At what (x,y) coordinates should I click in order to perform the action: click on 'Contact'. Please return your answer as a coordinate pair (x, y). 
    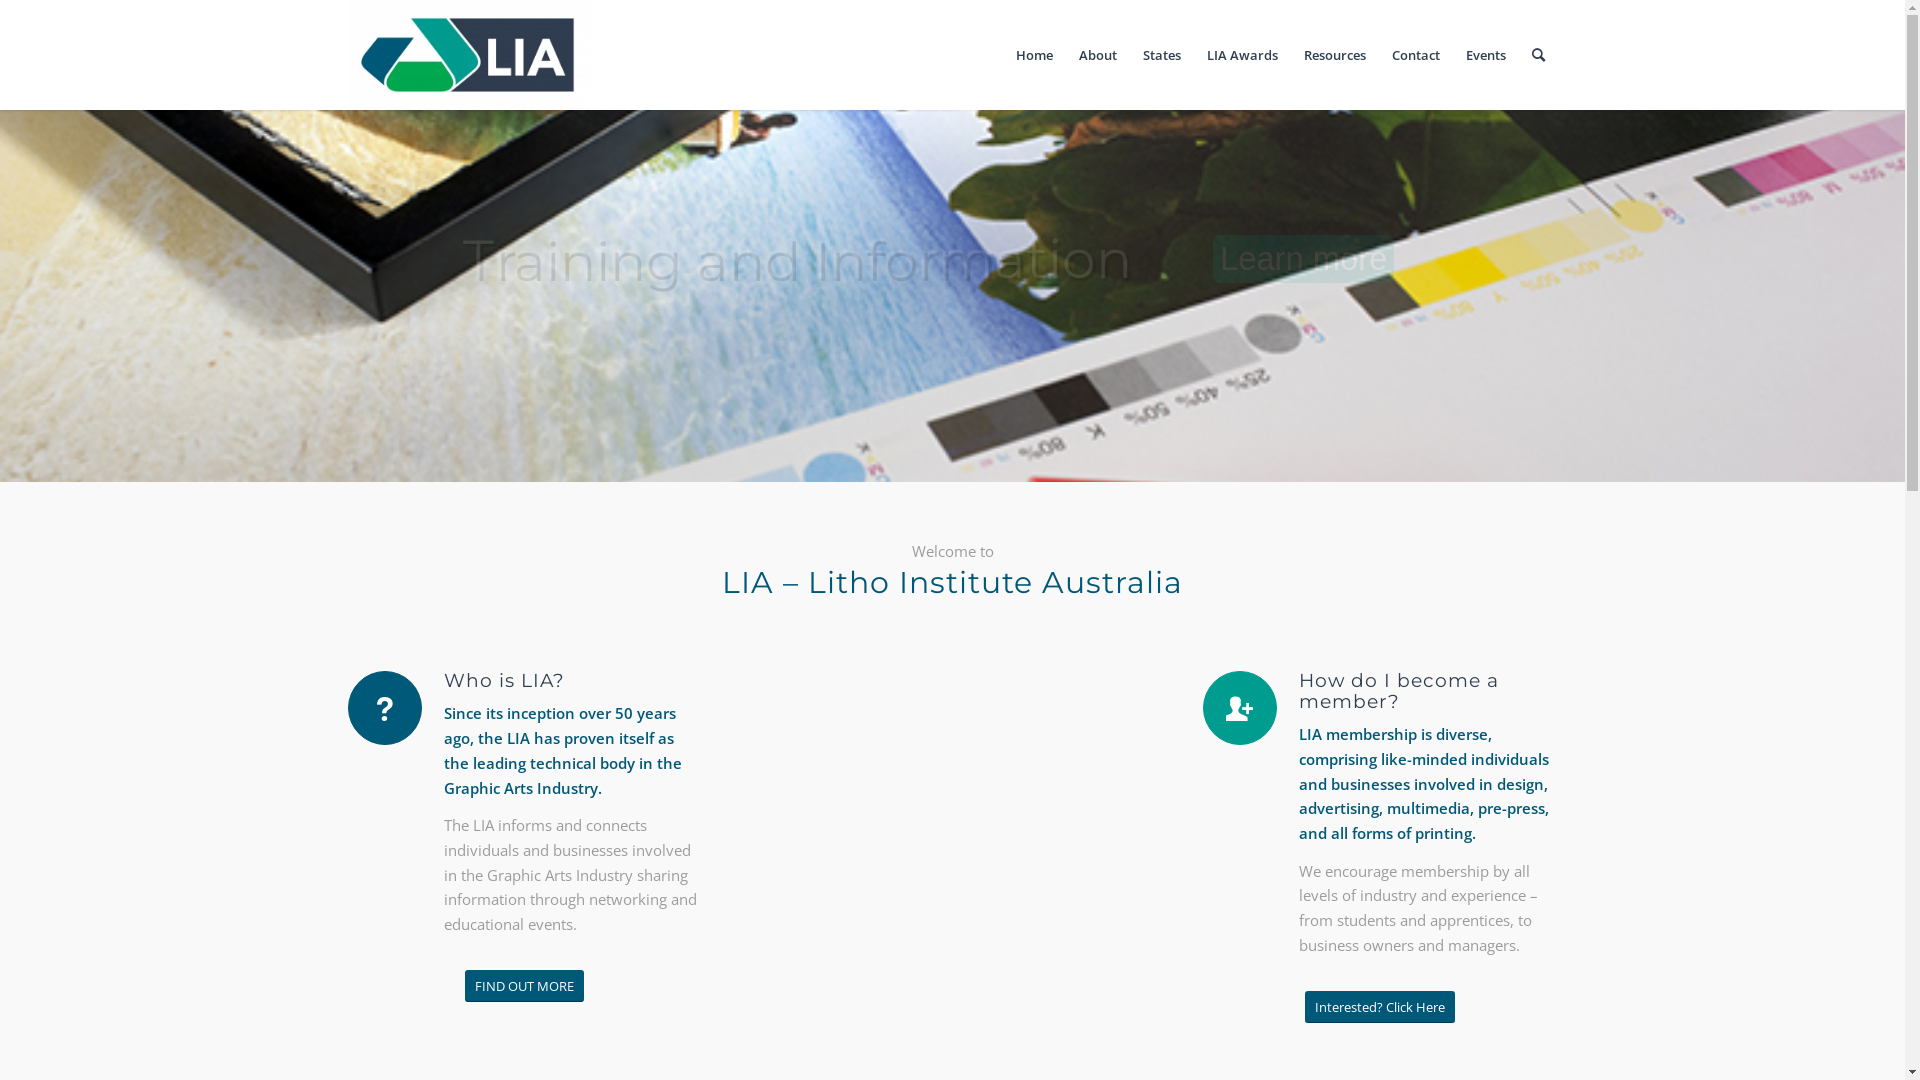
    Looking at the image, I should click on (1414, 53).